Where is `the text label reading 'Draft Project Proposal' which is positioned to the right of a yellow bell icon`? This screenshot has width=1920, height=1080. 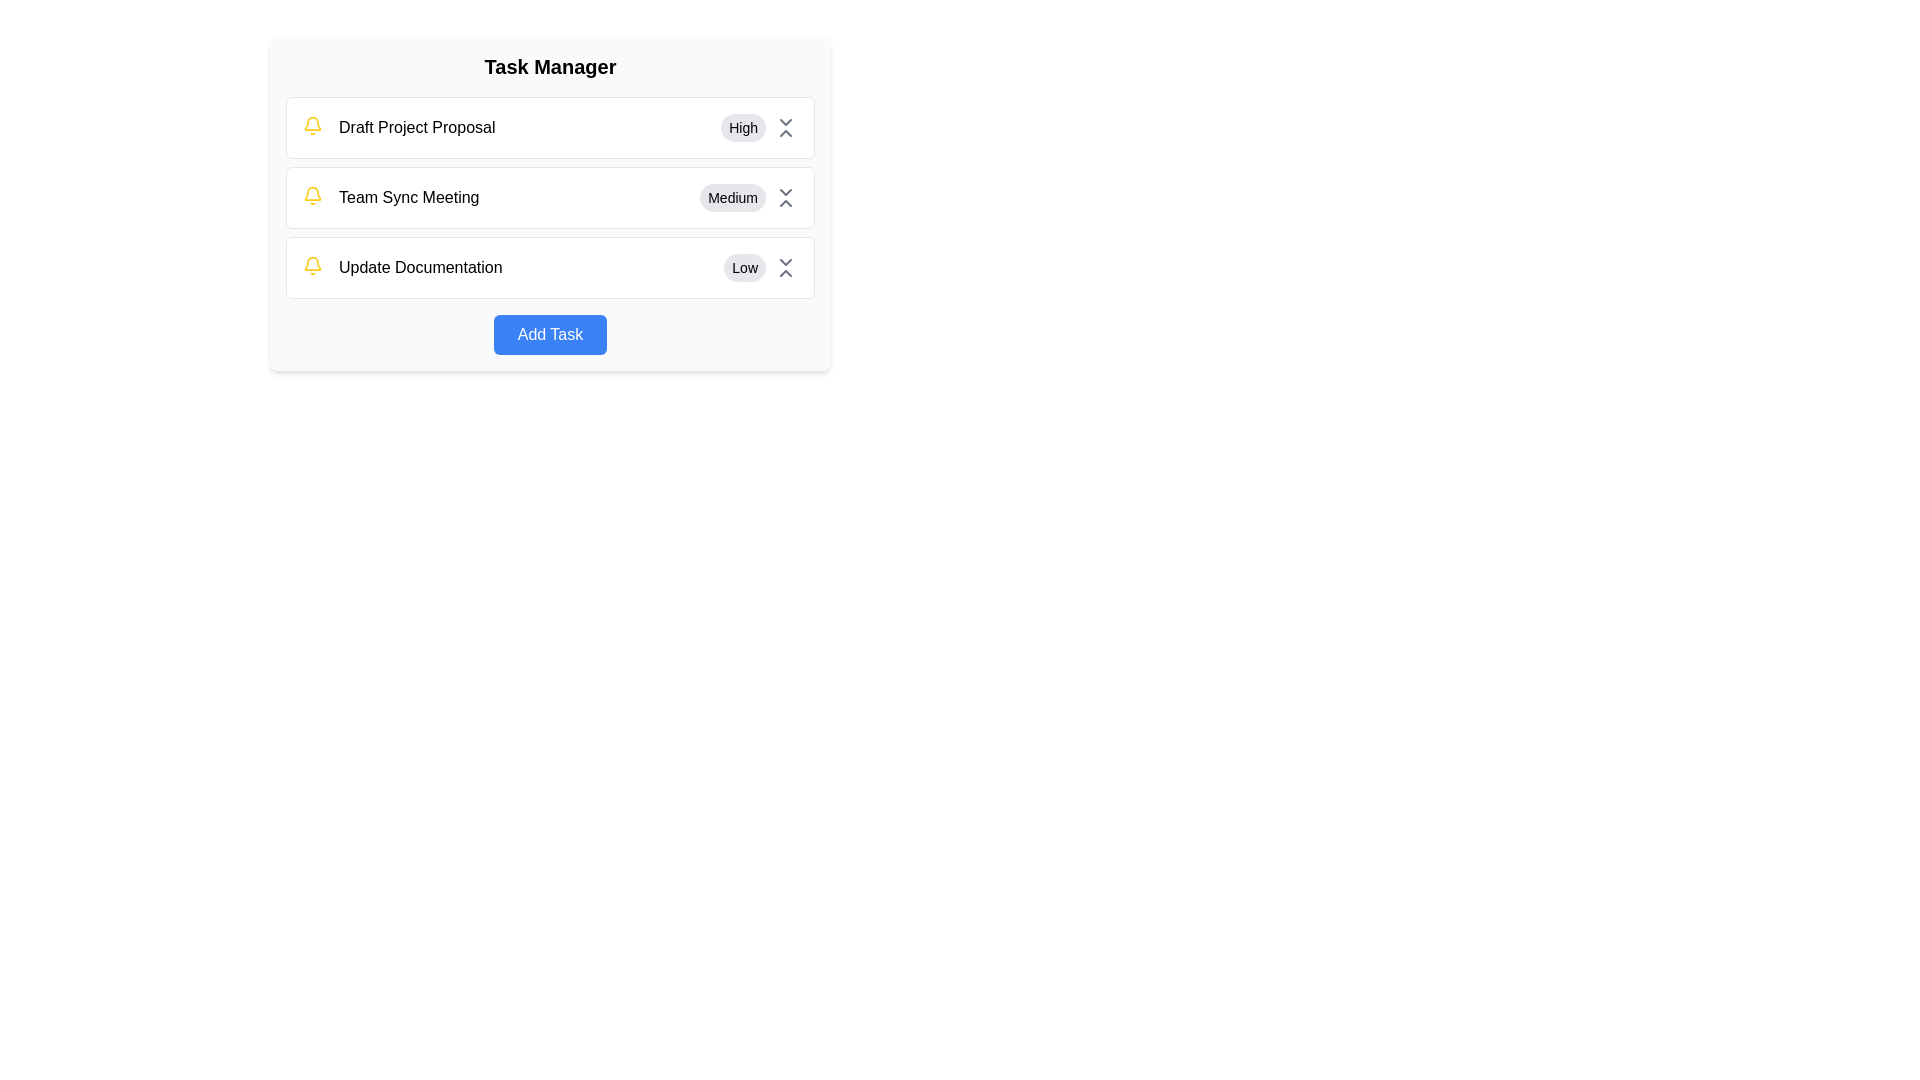
the text label reading 'Draft Project Proposal' which is positioned to the right of a yellow bell icon is located at coordinates (399, 127).